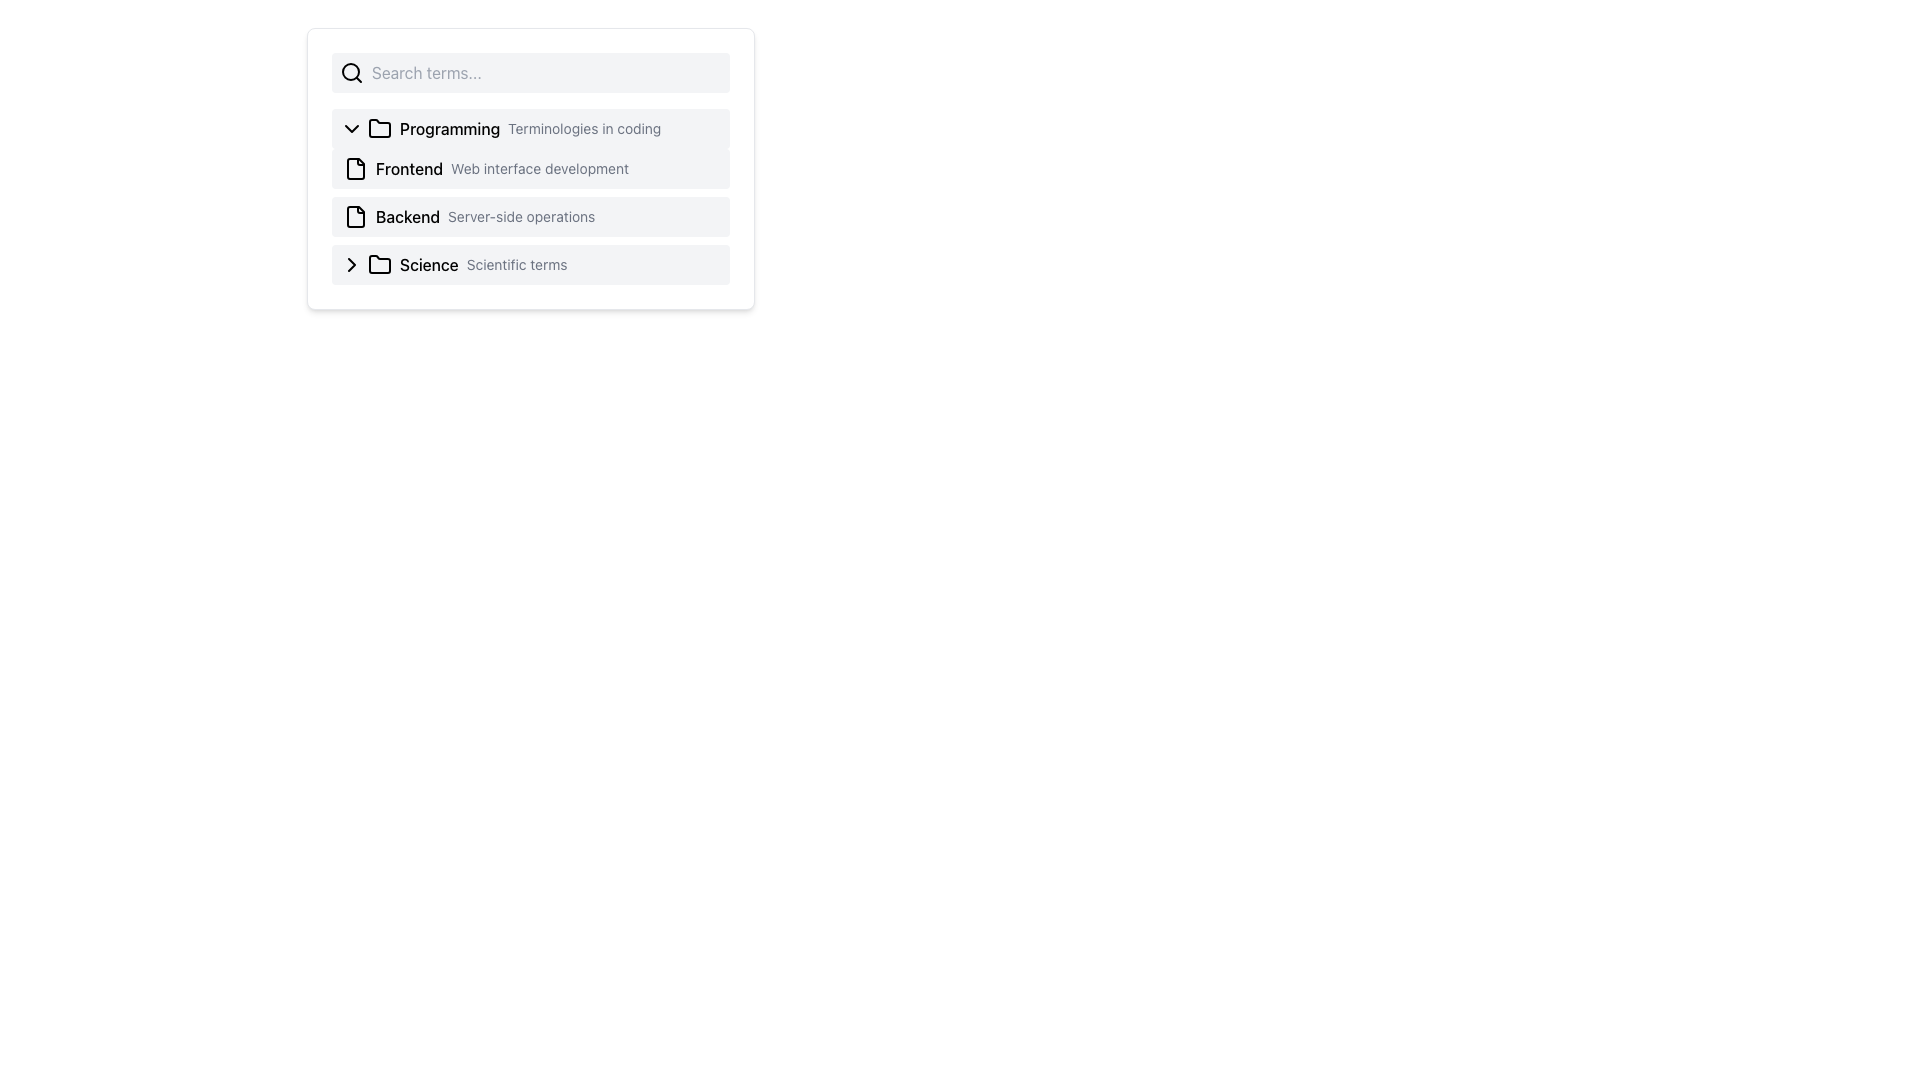  Describe the element at coordinates (449, 128) in the screenshot. I see `the 'Programming' text label which is located within the first list item of the expandable menu, positioned to the right of a folder icon` at that location.